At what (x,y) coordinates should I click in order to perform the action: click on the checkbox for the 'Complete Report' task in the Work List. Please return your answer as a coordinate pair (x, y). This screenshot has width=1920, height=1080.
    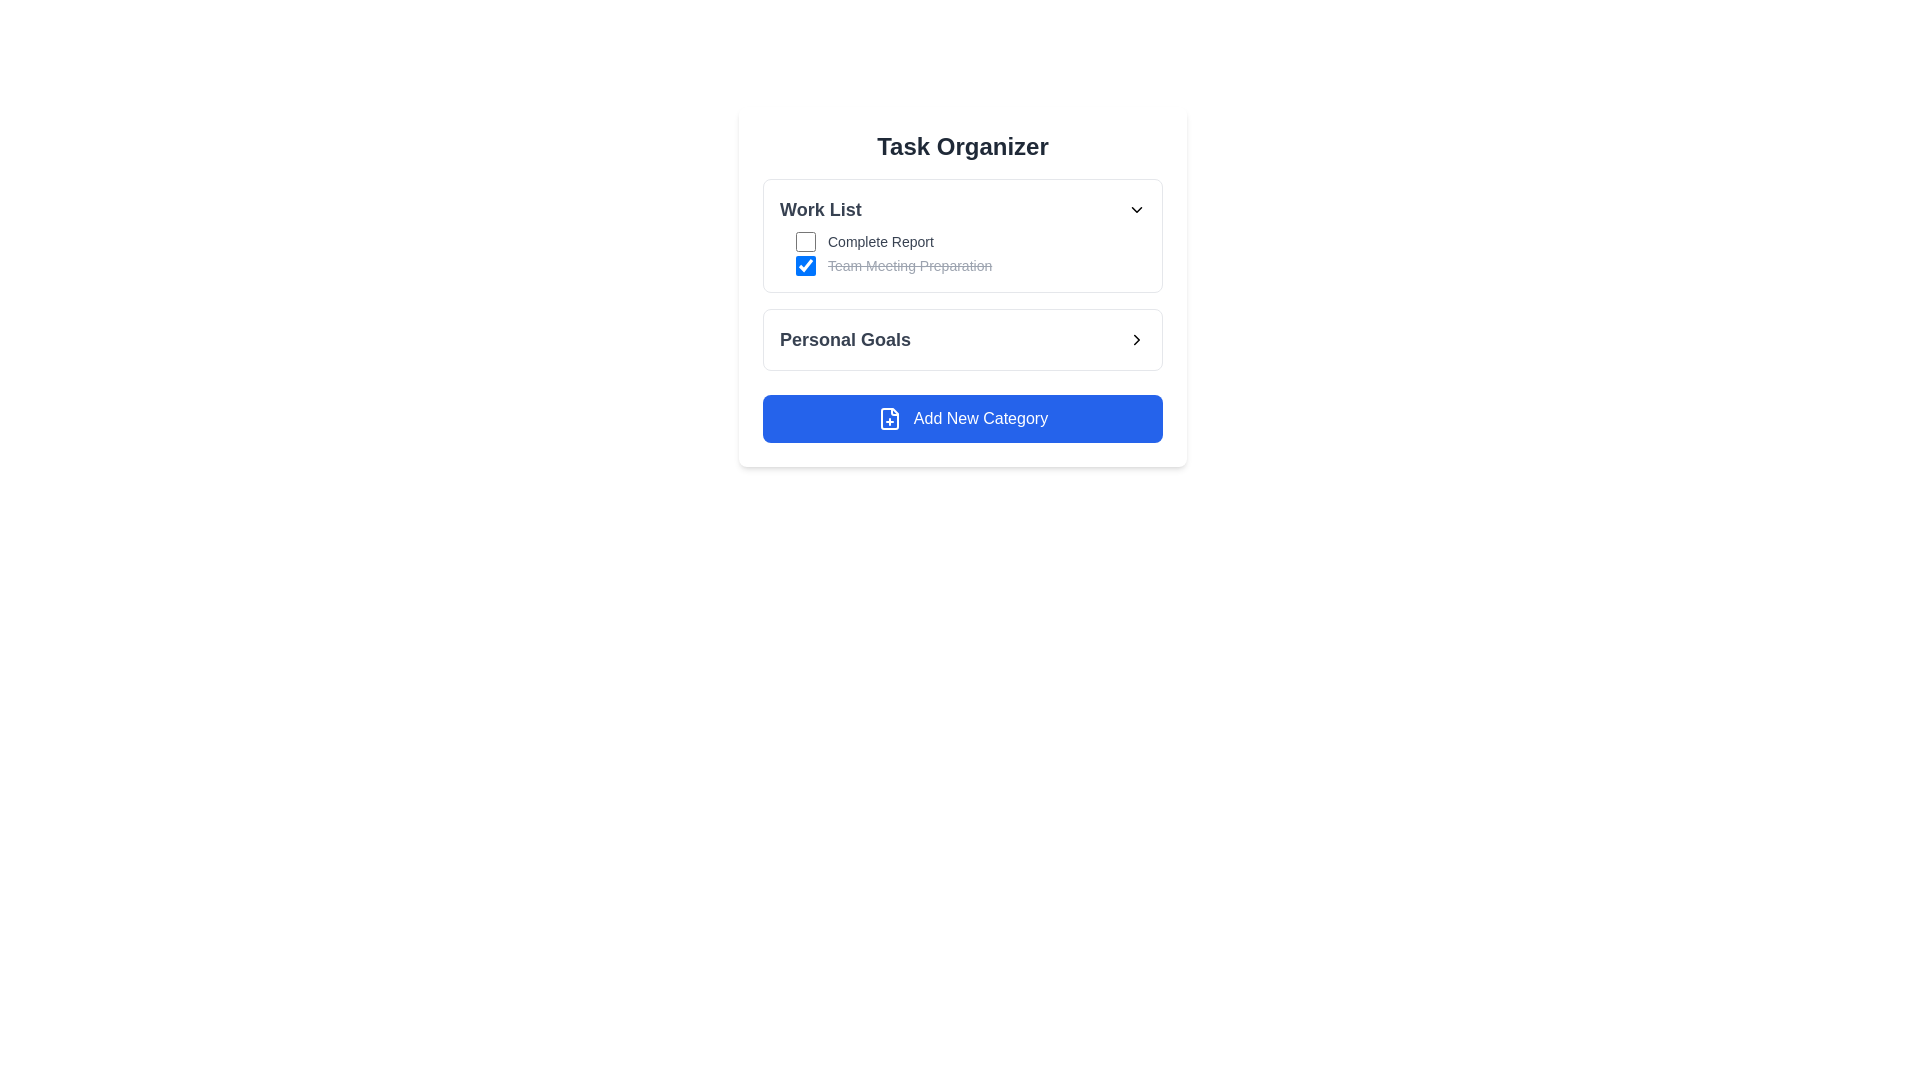
    Looking at the image, I should click on (970, 241).